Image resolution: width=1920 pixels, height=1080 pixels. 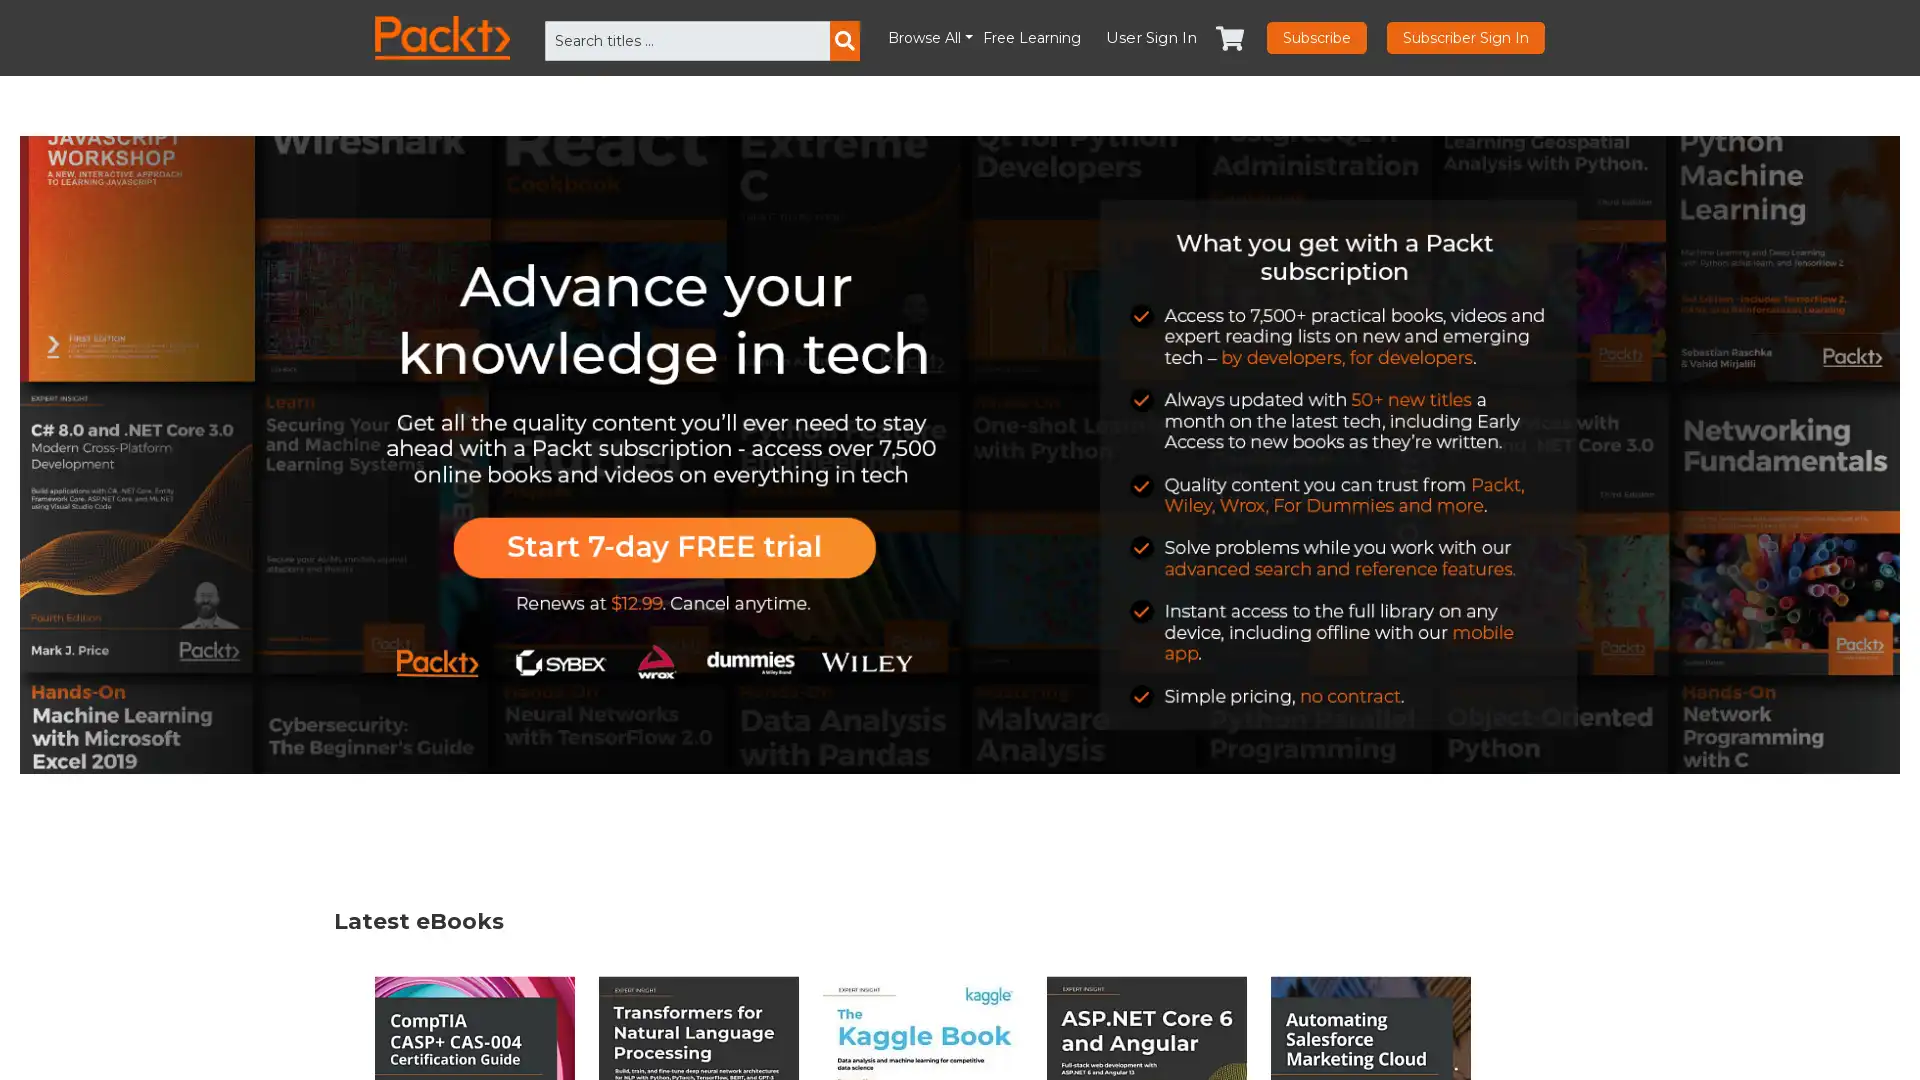 What do you see at coordinates (1316, 38) in the screenshot?
I see `Subscribe` at bounding box center [1316, 38].